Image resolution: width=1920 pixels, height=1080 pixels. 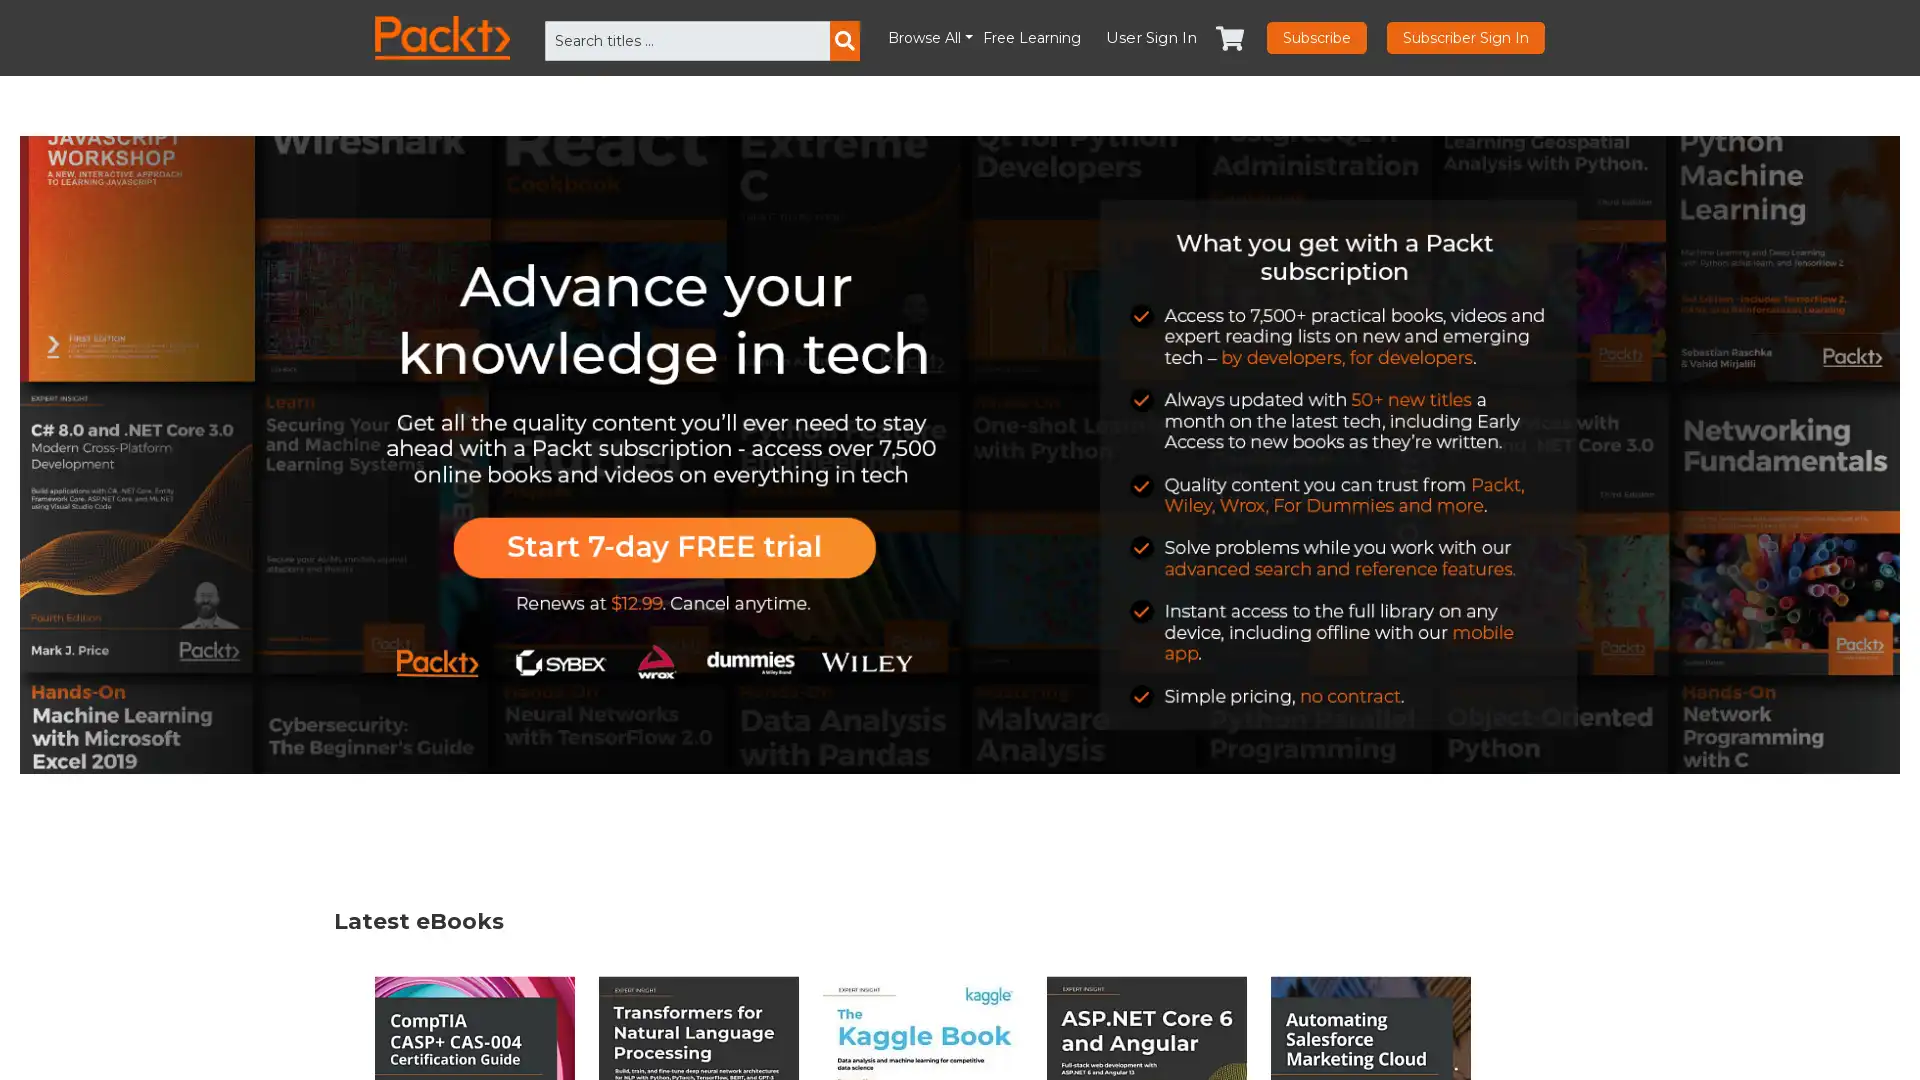 What do you see at coordinates (1316, 38) in the screenshot?
I see `Subscribe` at bounding box center [1316, 38].